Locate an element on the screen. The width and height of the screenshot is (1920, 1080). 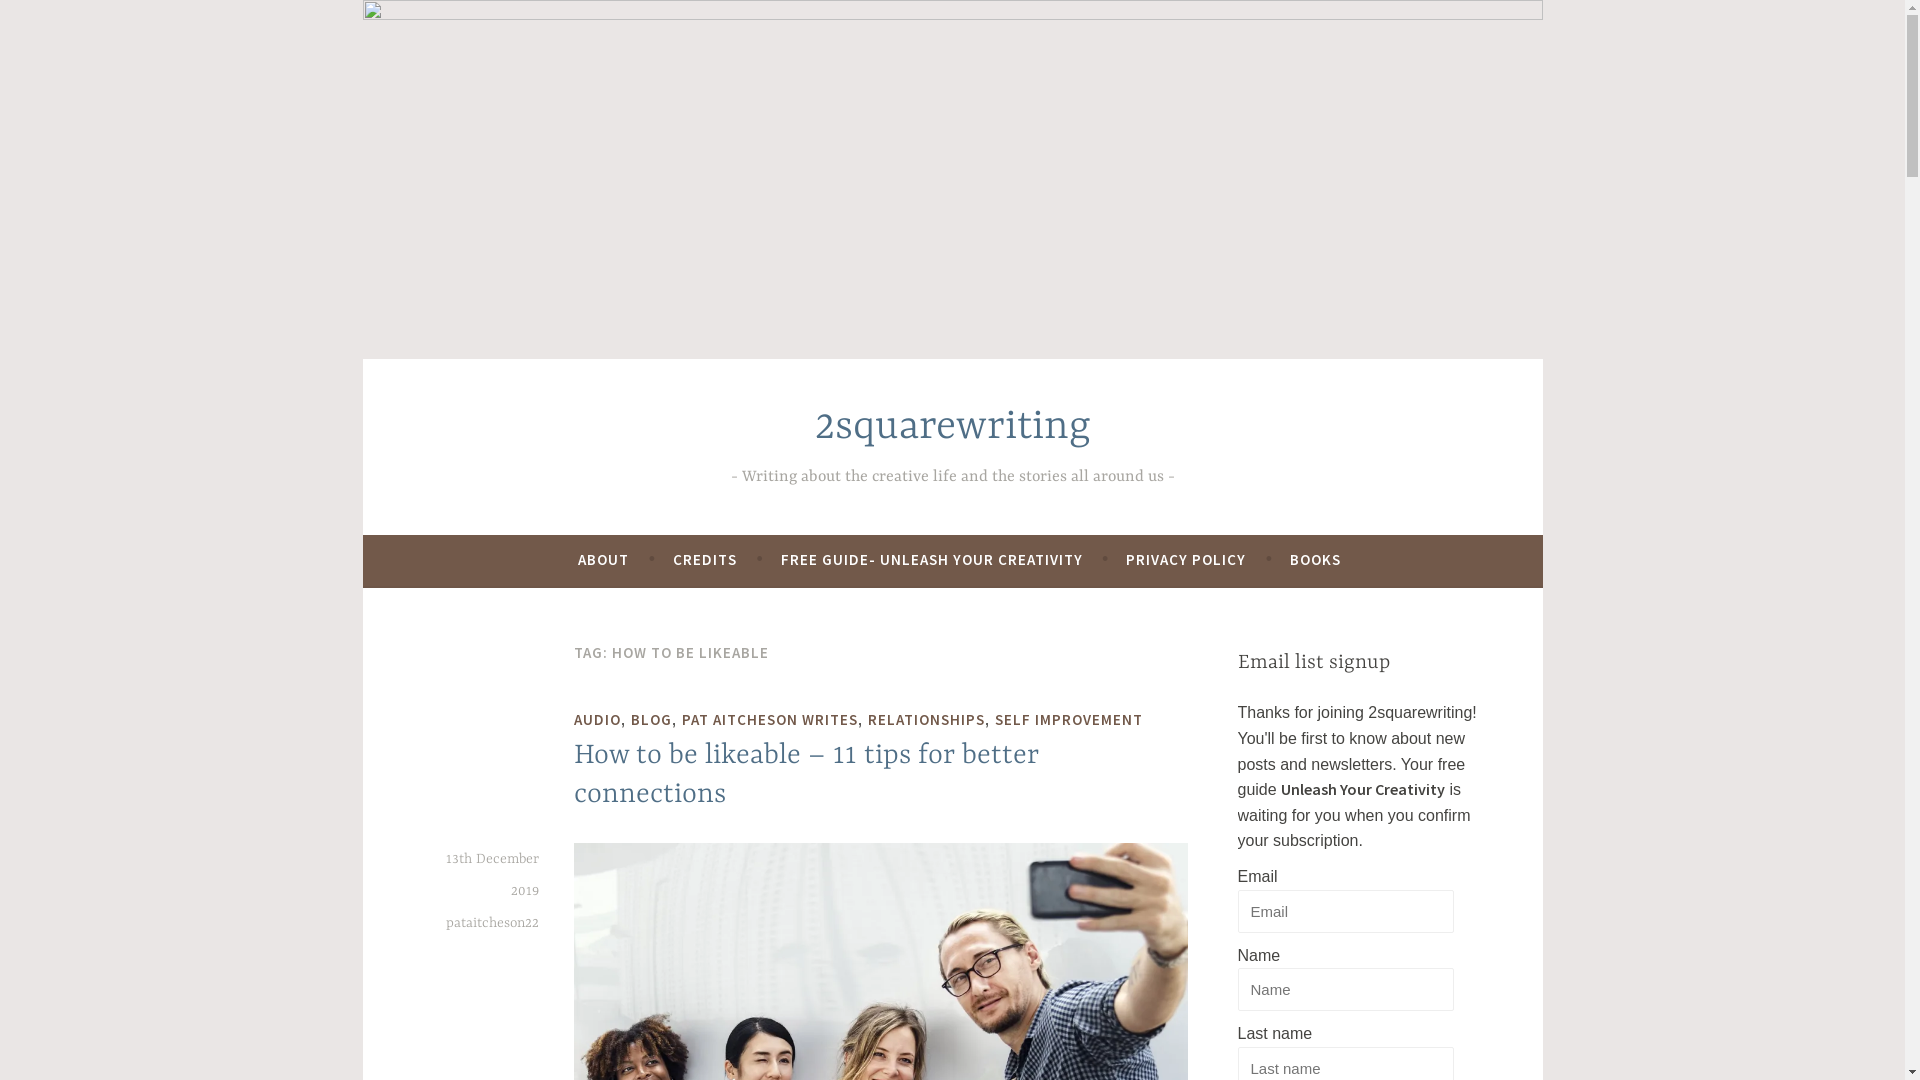
'CREDITS' is located at coordinates (672, 559).